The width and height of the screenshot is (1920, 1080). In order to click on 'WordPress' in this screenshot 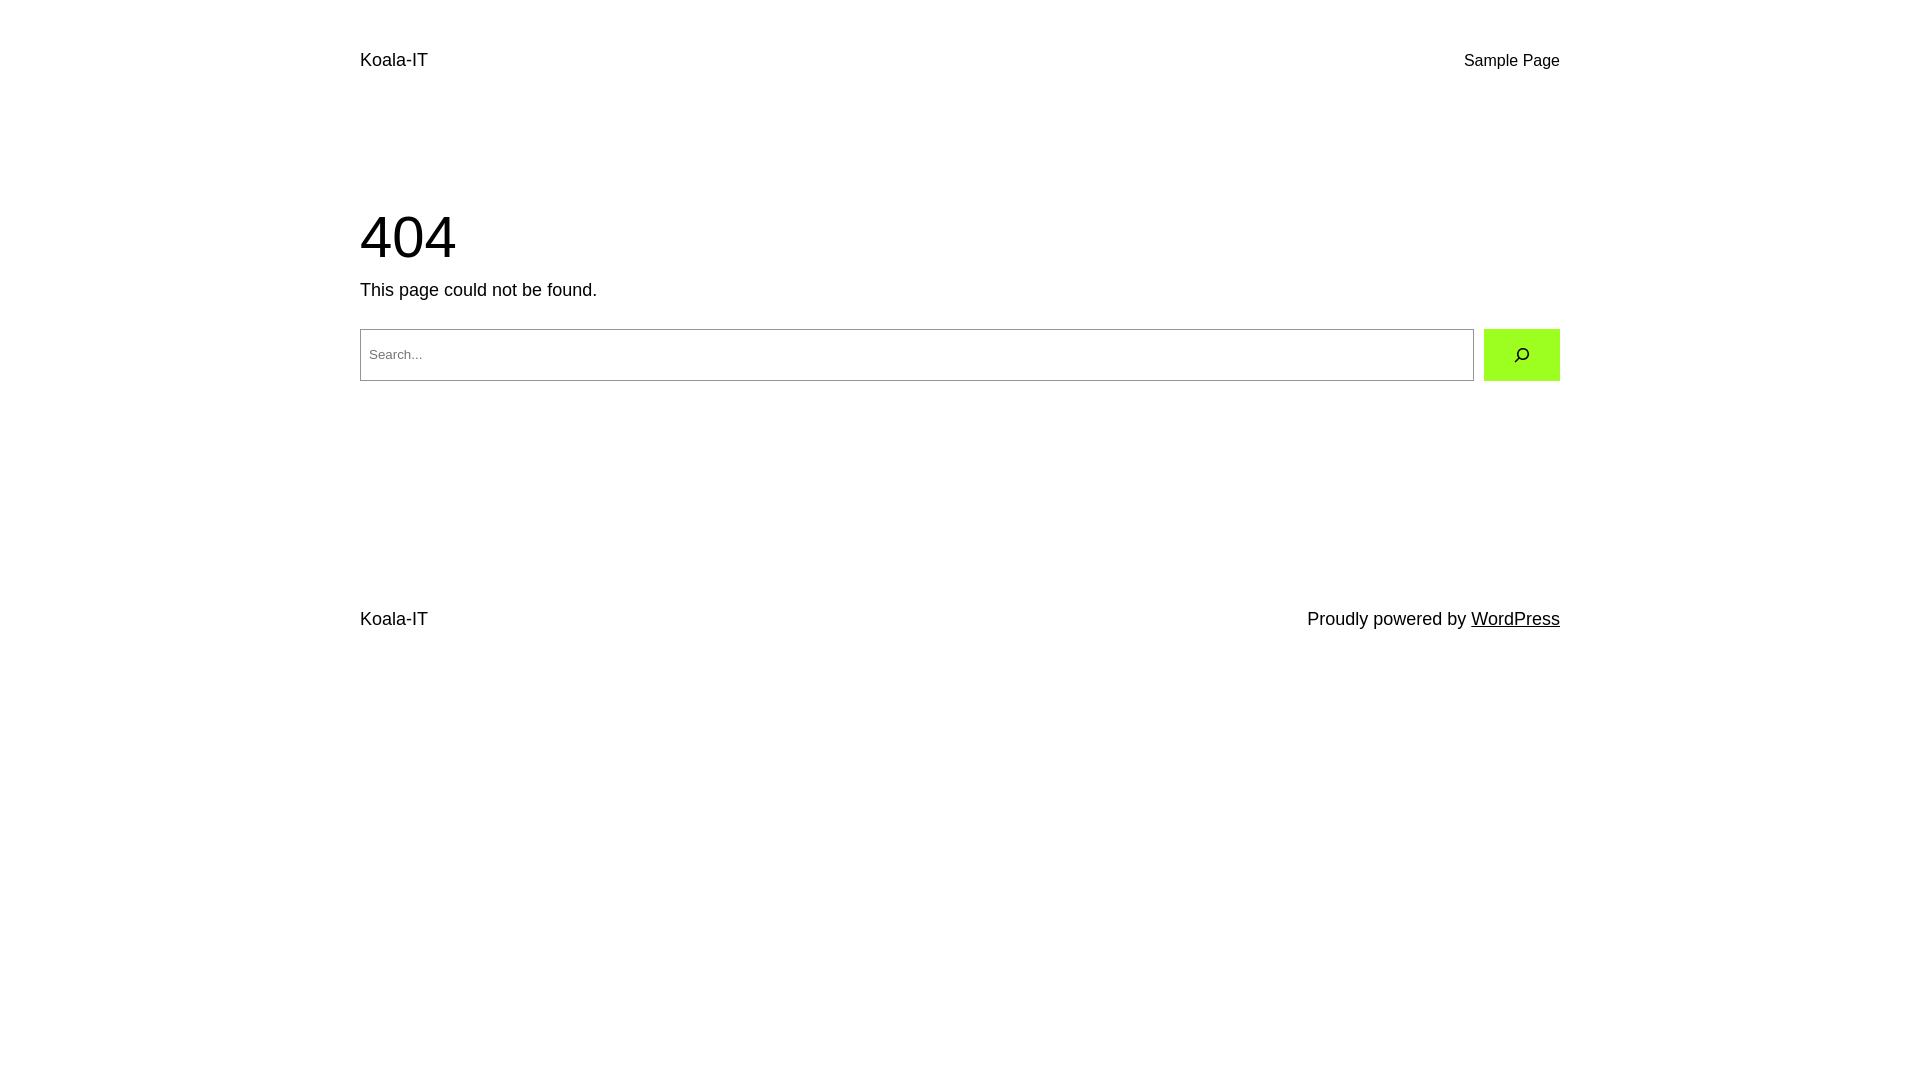, I will do `click(1515, 617)`.